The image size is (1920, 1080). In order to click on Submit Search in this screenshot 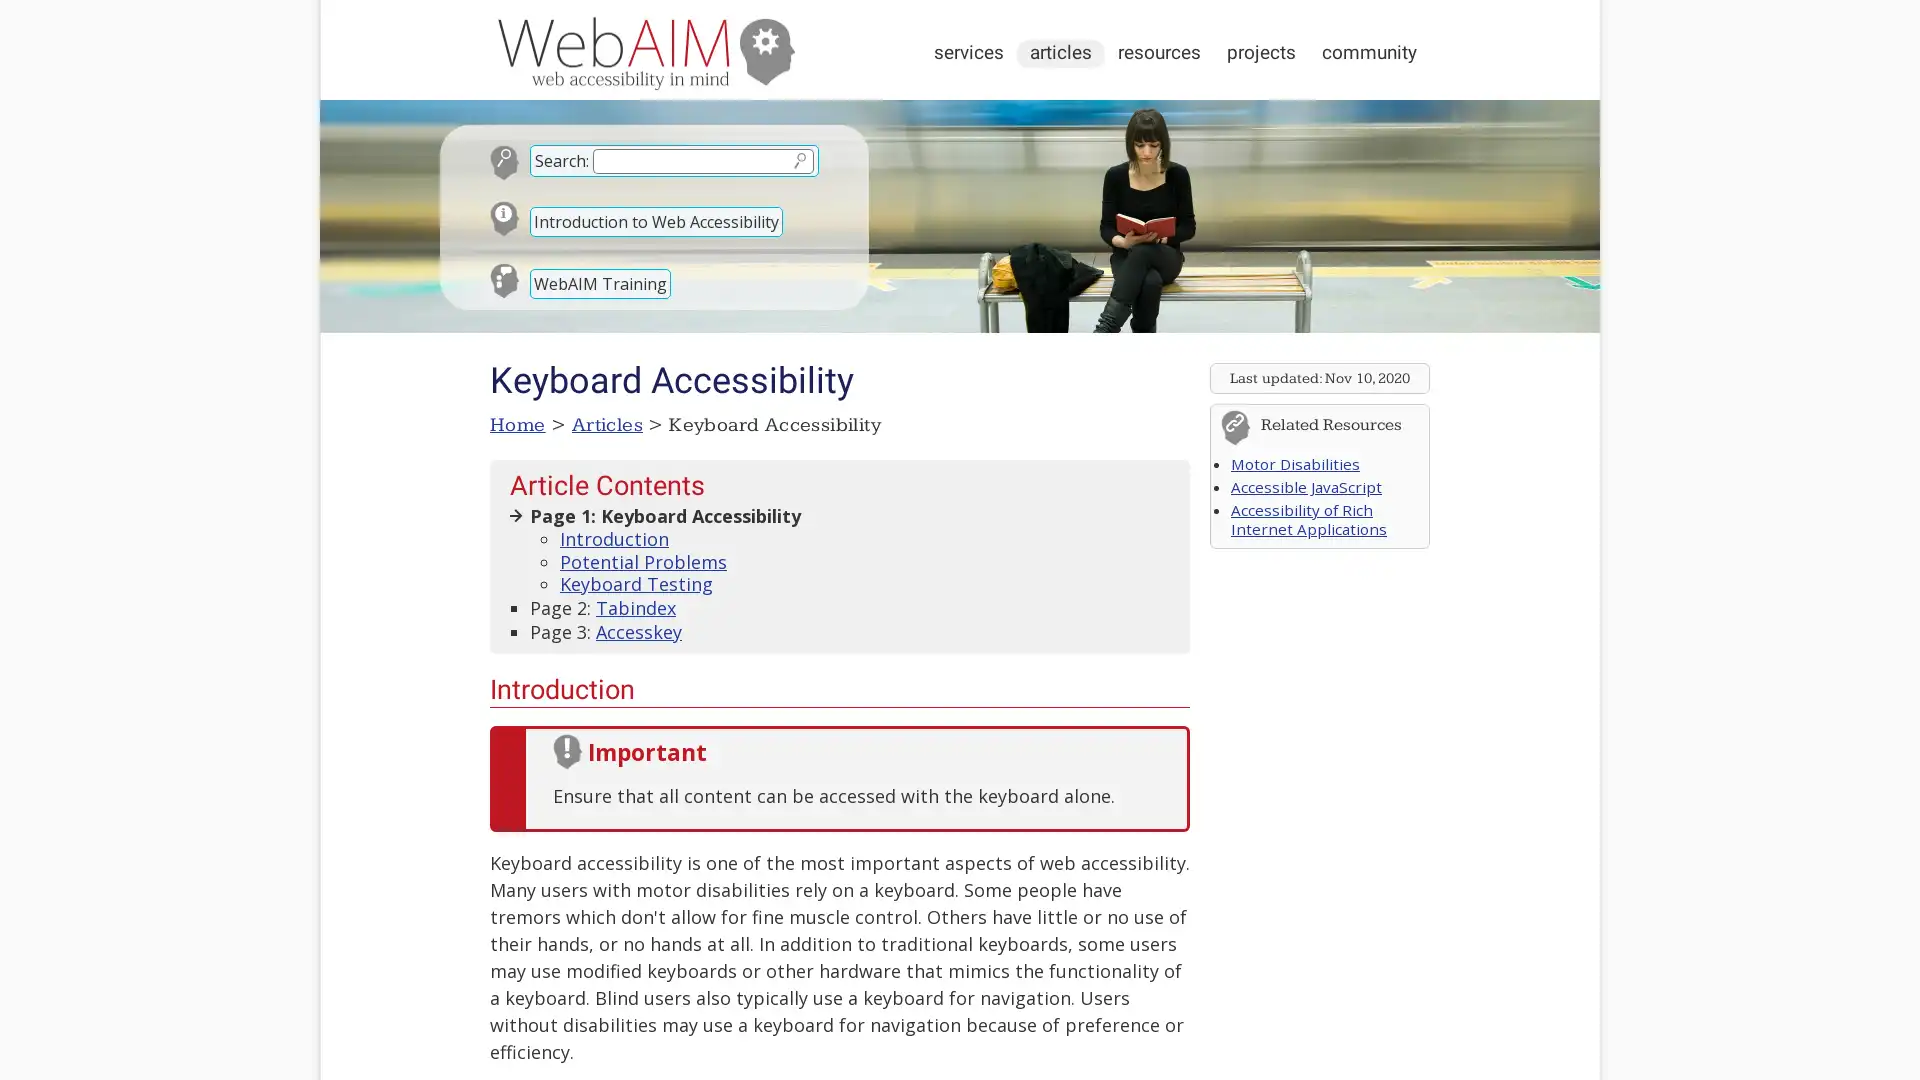, I will do `click(798, 159)`.